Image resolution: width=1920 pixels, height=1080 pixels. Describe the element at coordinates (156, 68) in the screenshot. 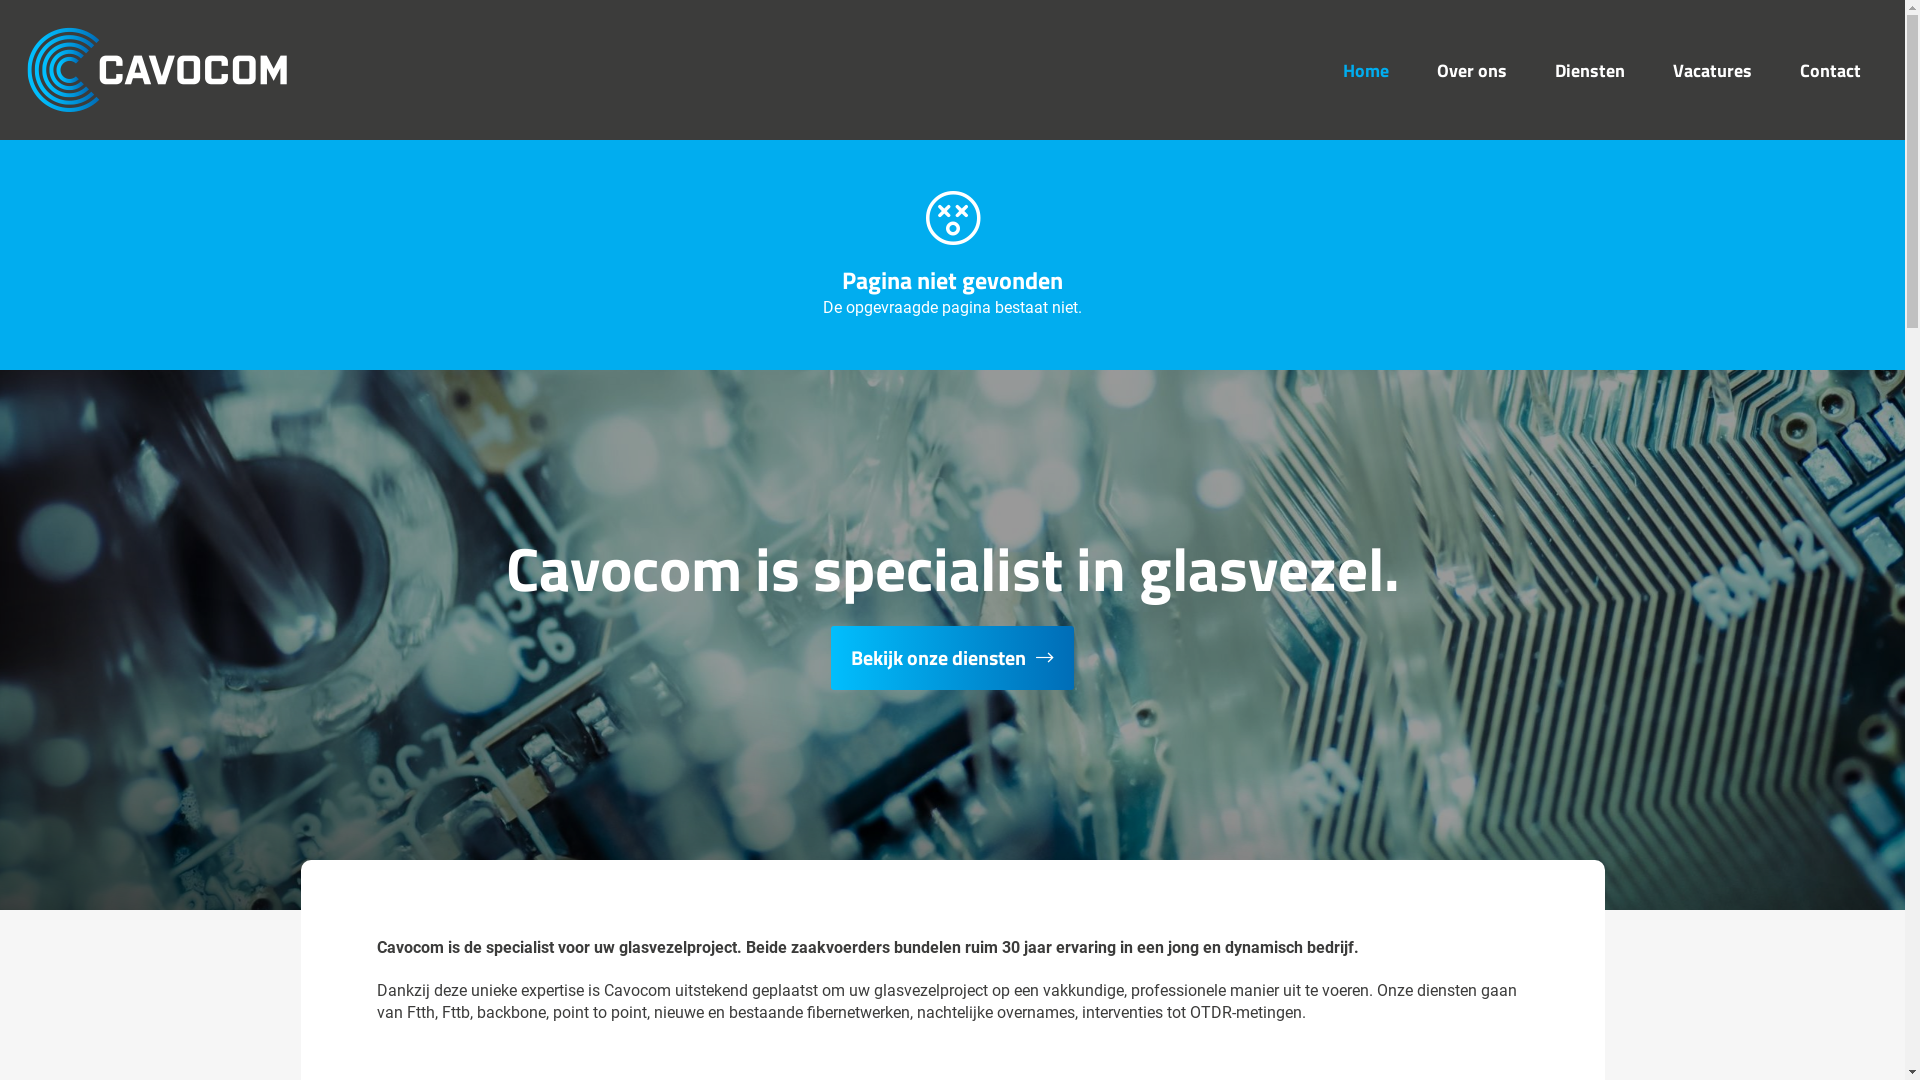

I see `'Cavocom'` at that location.